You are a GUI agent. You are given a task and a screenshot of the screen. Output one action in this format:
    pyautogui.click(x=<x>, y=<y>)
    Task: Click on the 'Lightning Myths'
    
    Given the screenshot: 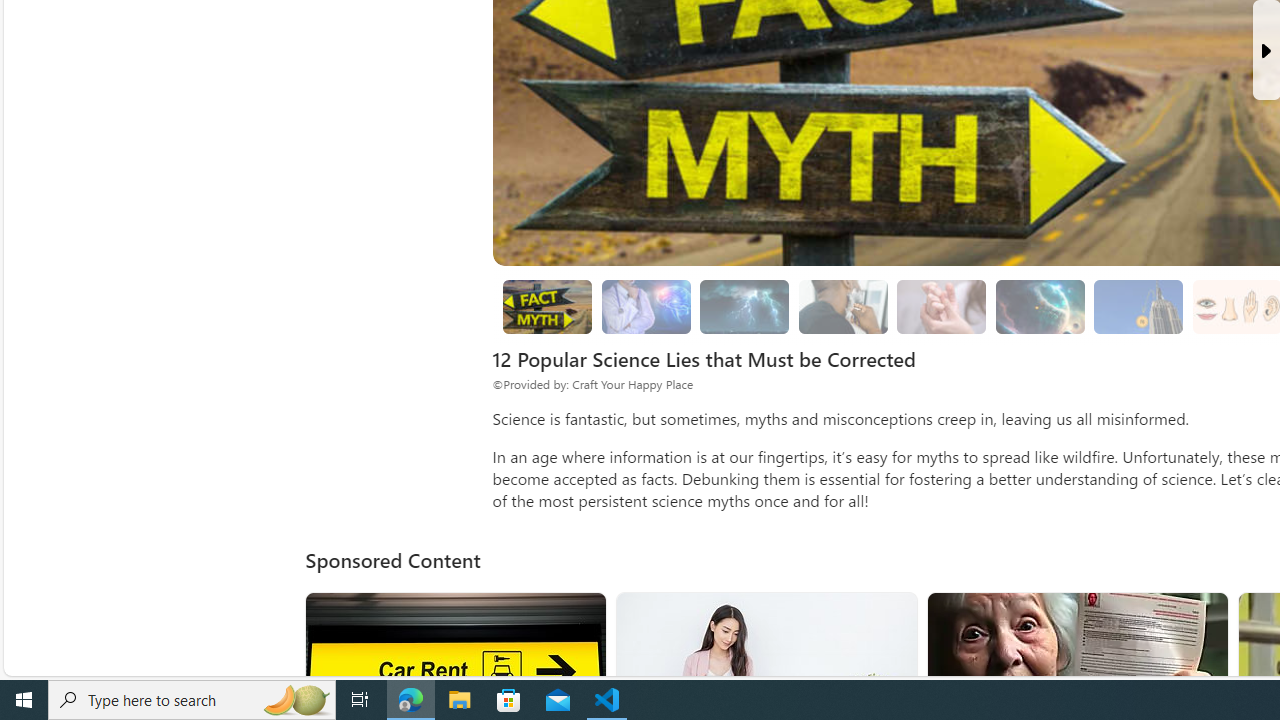 What is the action you would take?
    pyautogui.click(x=743, y=307)
    